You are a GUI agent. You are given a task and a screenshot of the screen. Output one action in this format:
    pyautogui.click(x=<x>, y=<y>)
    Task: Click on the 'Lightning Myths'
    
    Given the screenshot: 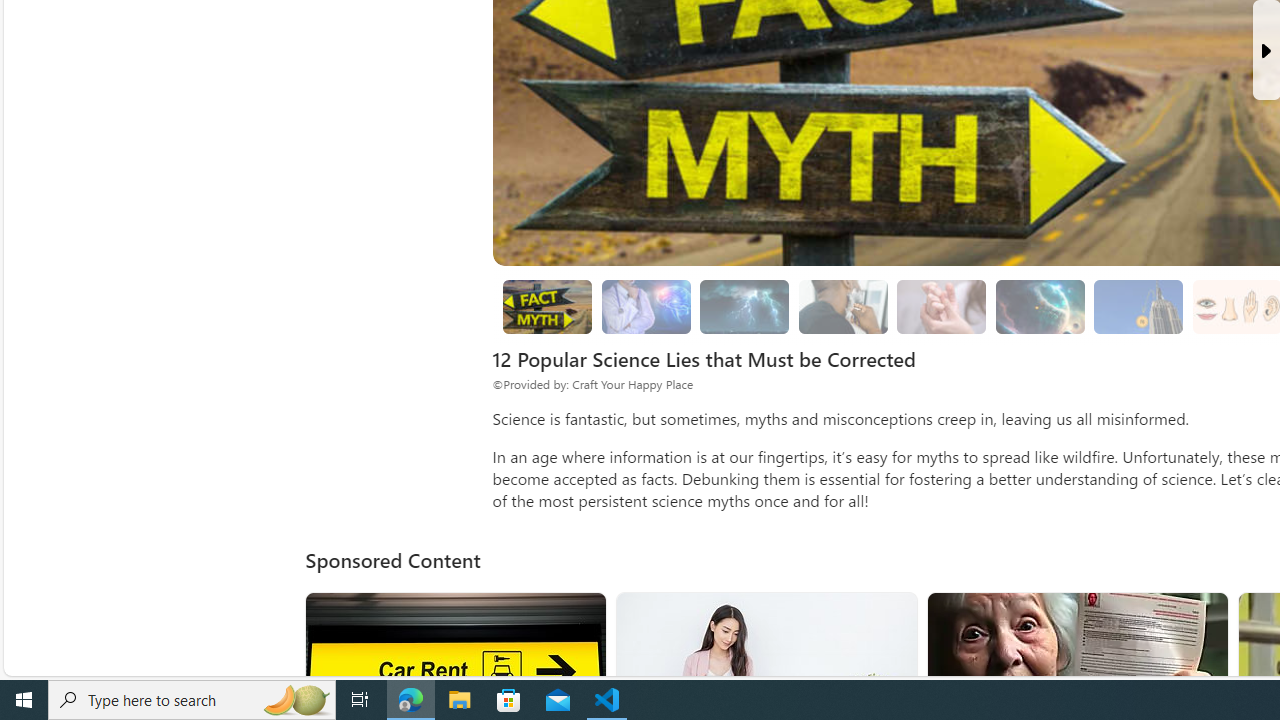 What is the action you would take?
    pyautogui.click(x=743, y=307)
    